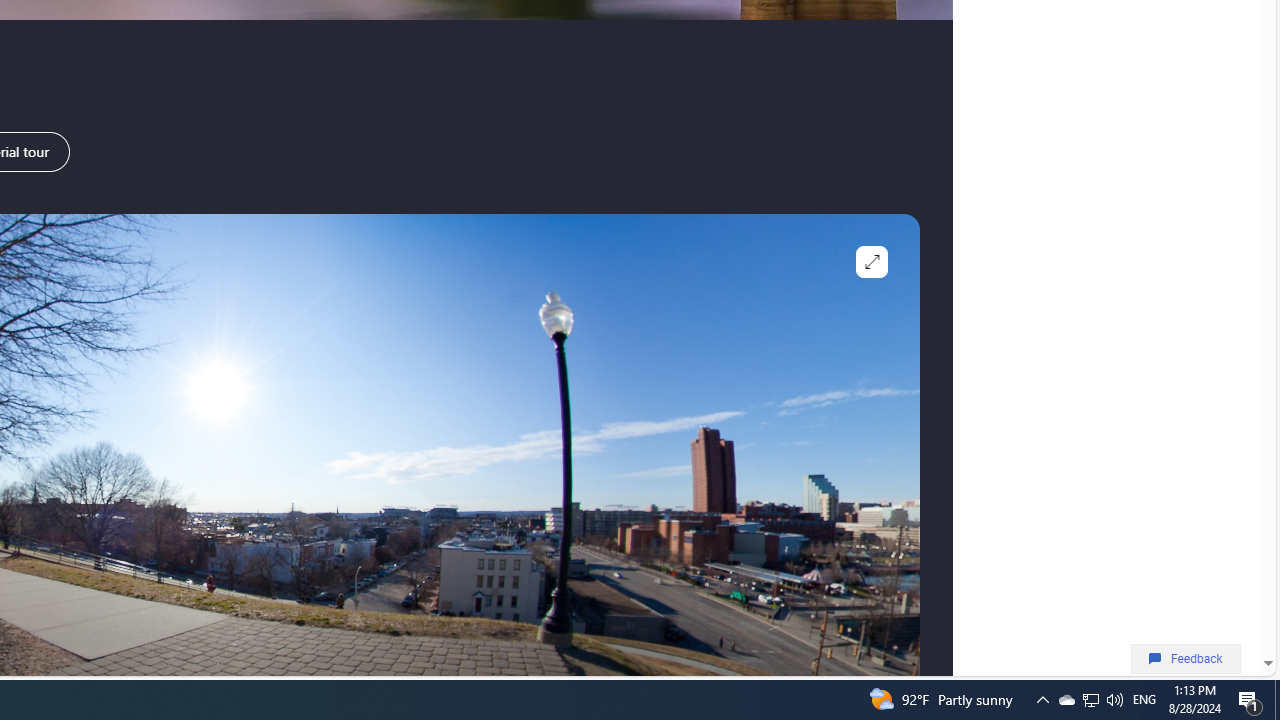 Image resolution: width=1280 pixels, height=720 pixels. I want to click on 'Full screen', so click(872, 261).